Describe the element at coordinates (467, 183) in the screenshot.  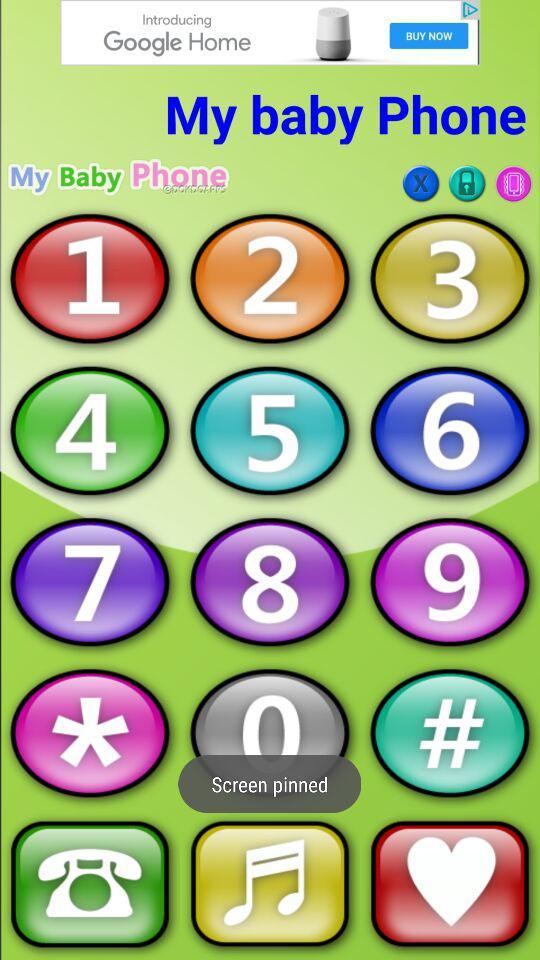
I see `lock screen` at that location.